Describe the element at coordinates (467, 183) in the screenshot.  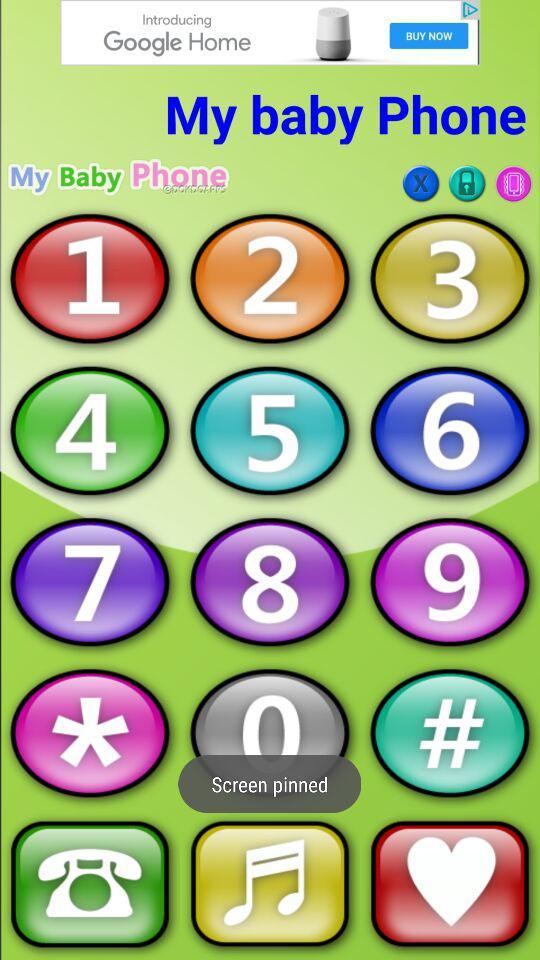
I see `lock screen` at that location.